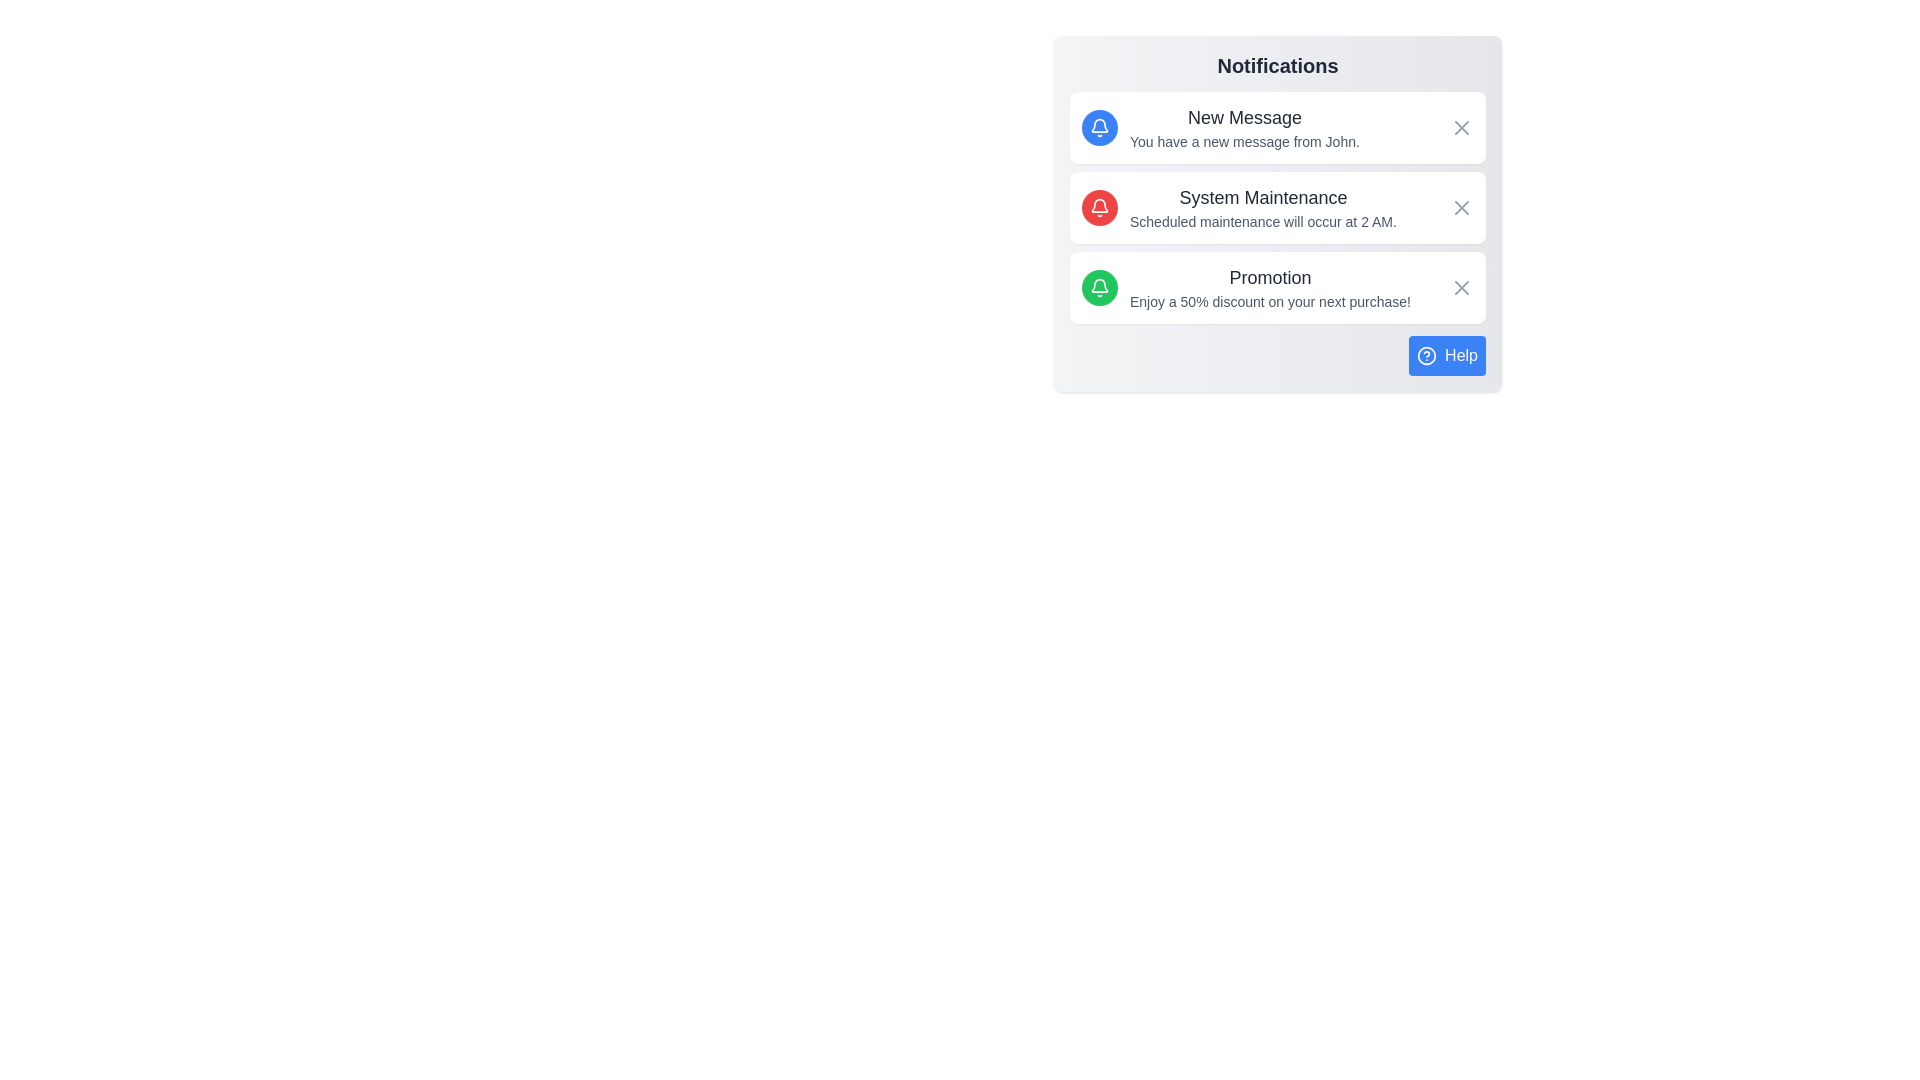  I want to click on the Notification item titled 'Promotion' which contains the message 'Enjoy a 50% discount on your next purchase!'. This Notification item is the third in a vertical list within the notification panel, so click(1245, 288).